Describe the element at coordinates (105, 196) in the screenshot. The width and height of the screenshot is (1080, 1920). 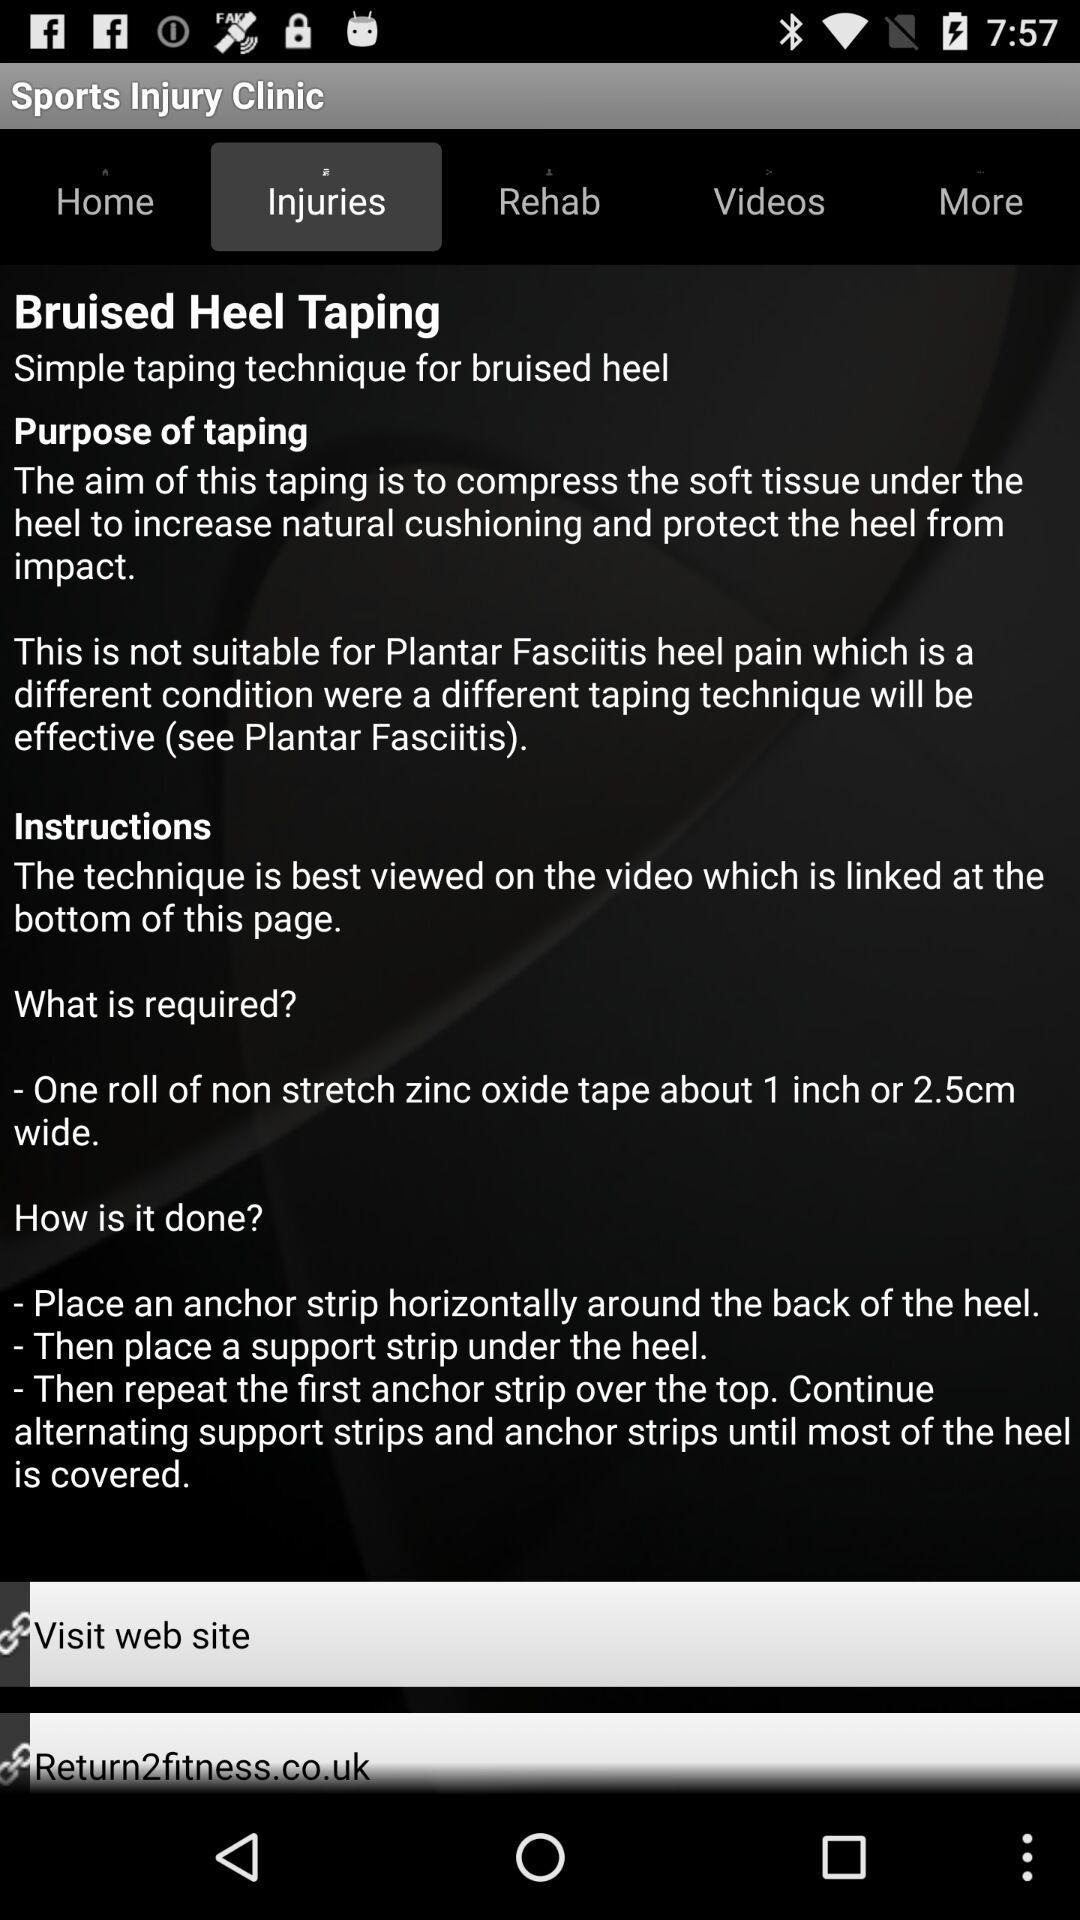
I see `home` at that location.